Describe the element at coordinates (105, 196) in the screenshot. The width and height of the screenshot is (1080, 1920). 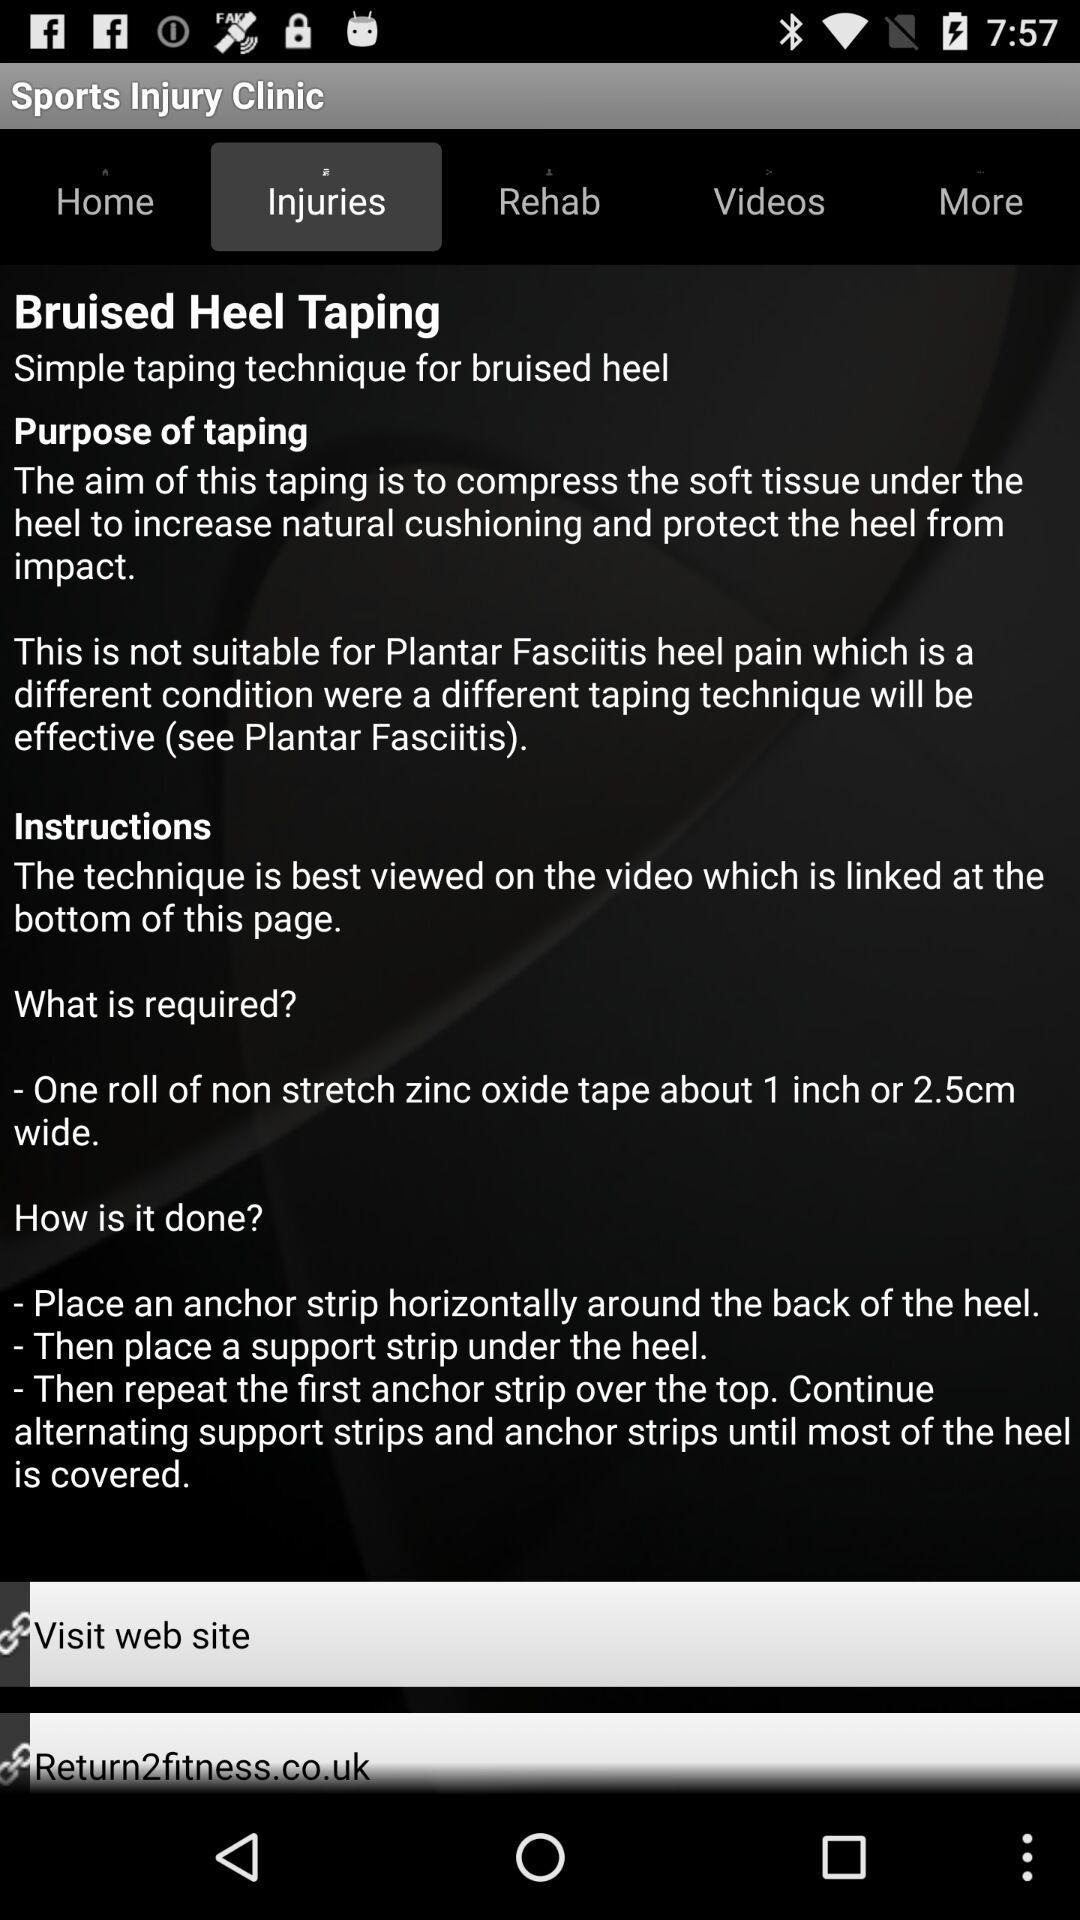
I see `home` at that location.